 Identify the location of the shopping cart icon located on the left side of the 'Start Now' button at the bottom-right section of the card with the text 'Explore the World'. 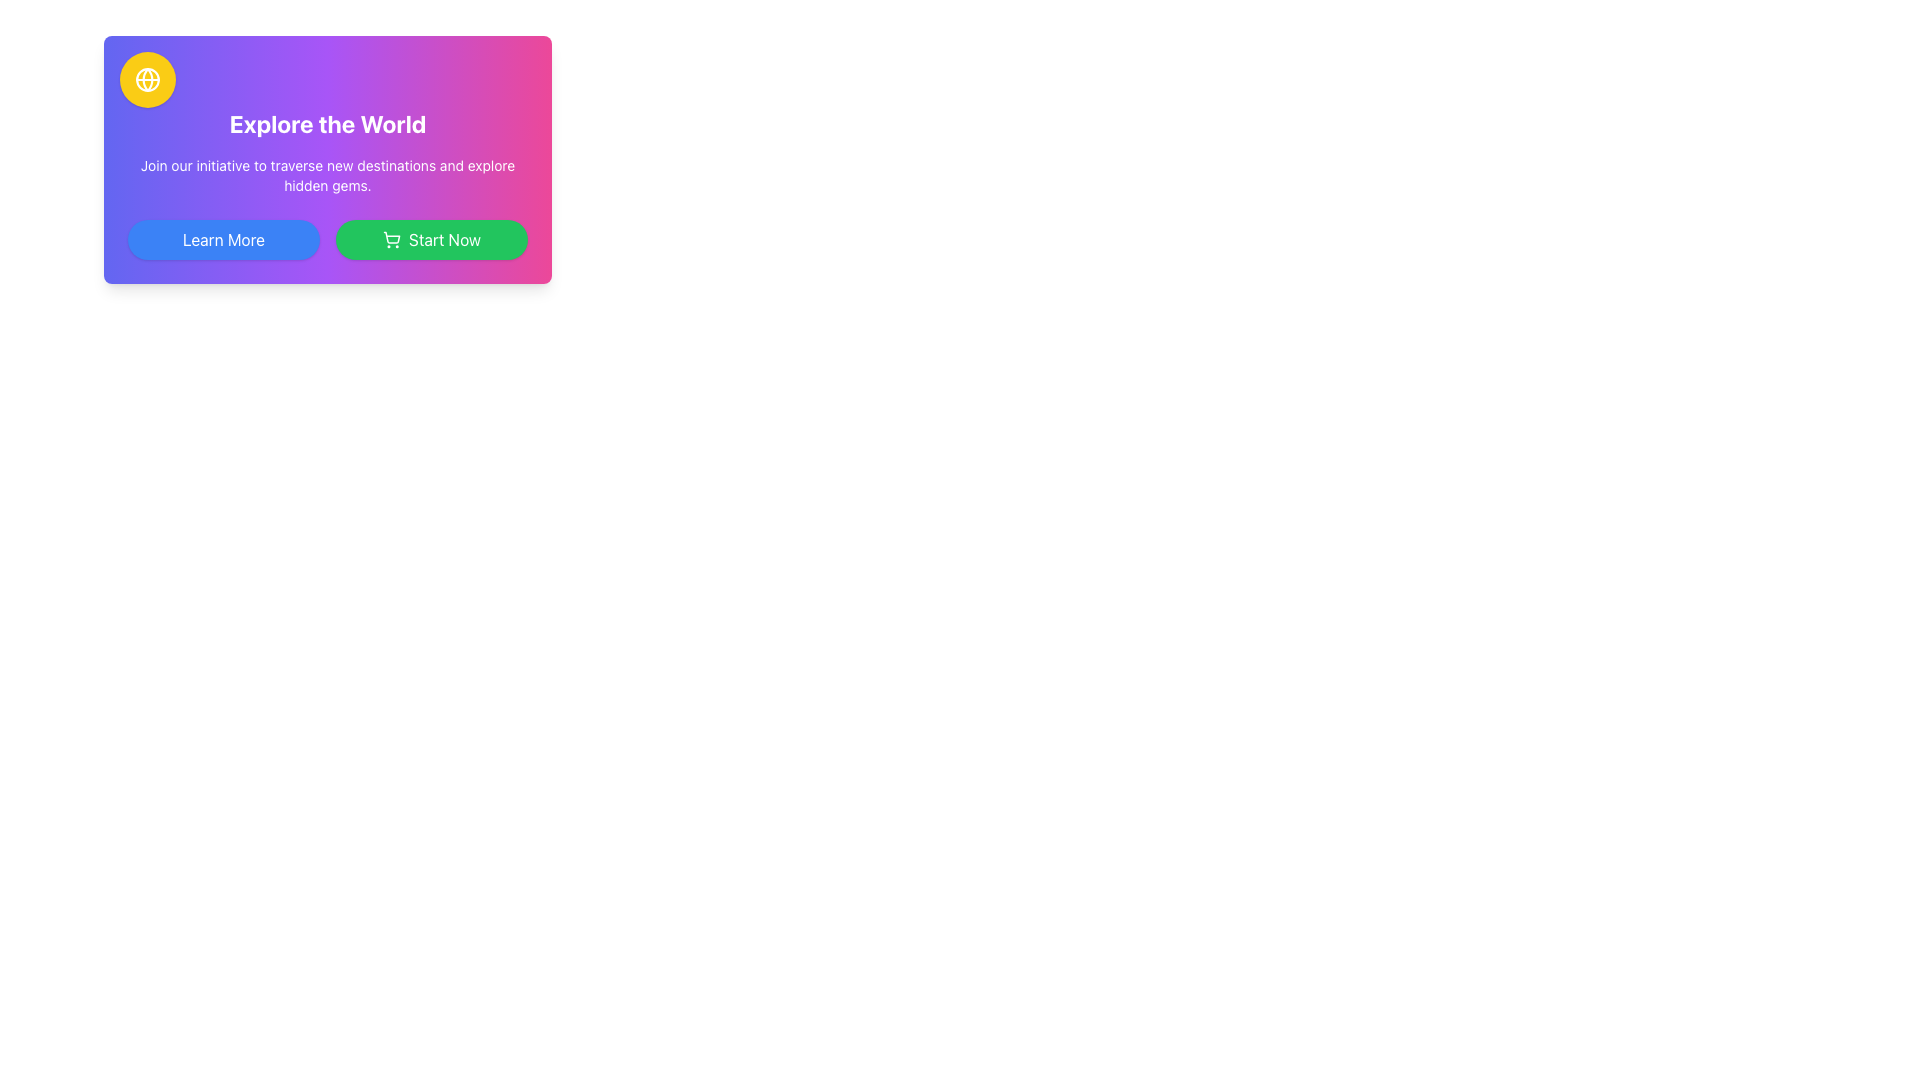
(392, 238).